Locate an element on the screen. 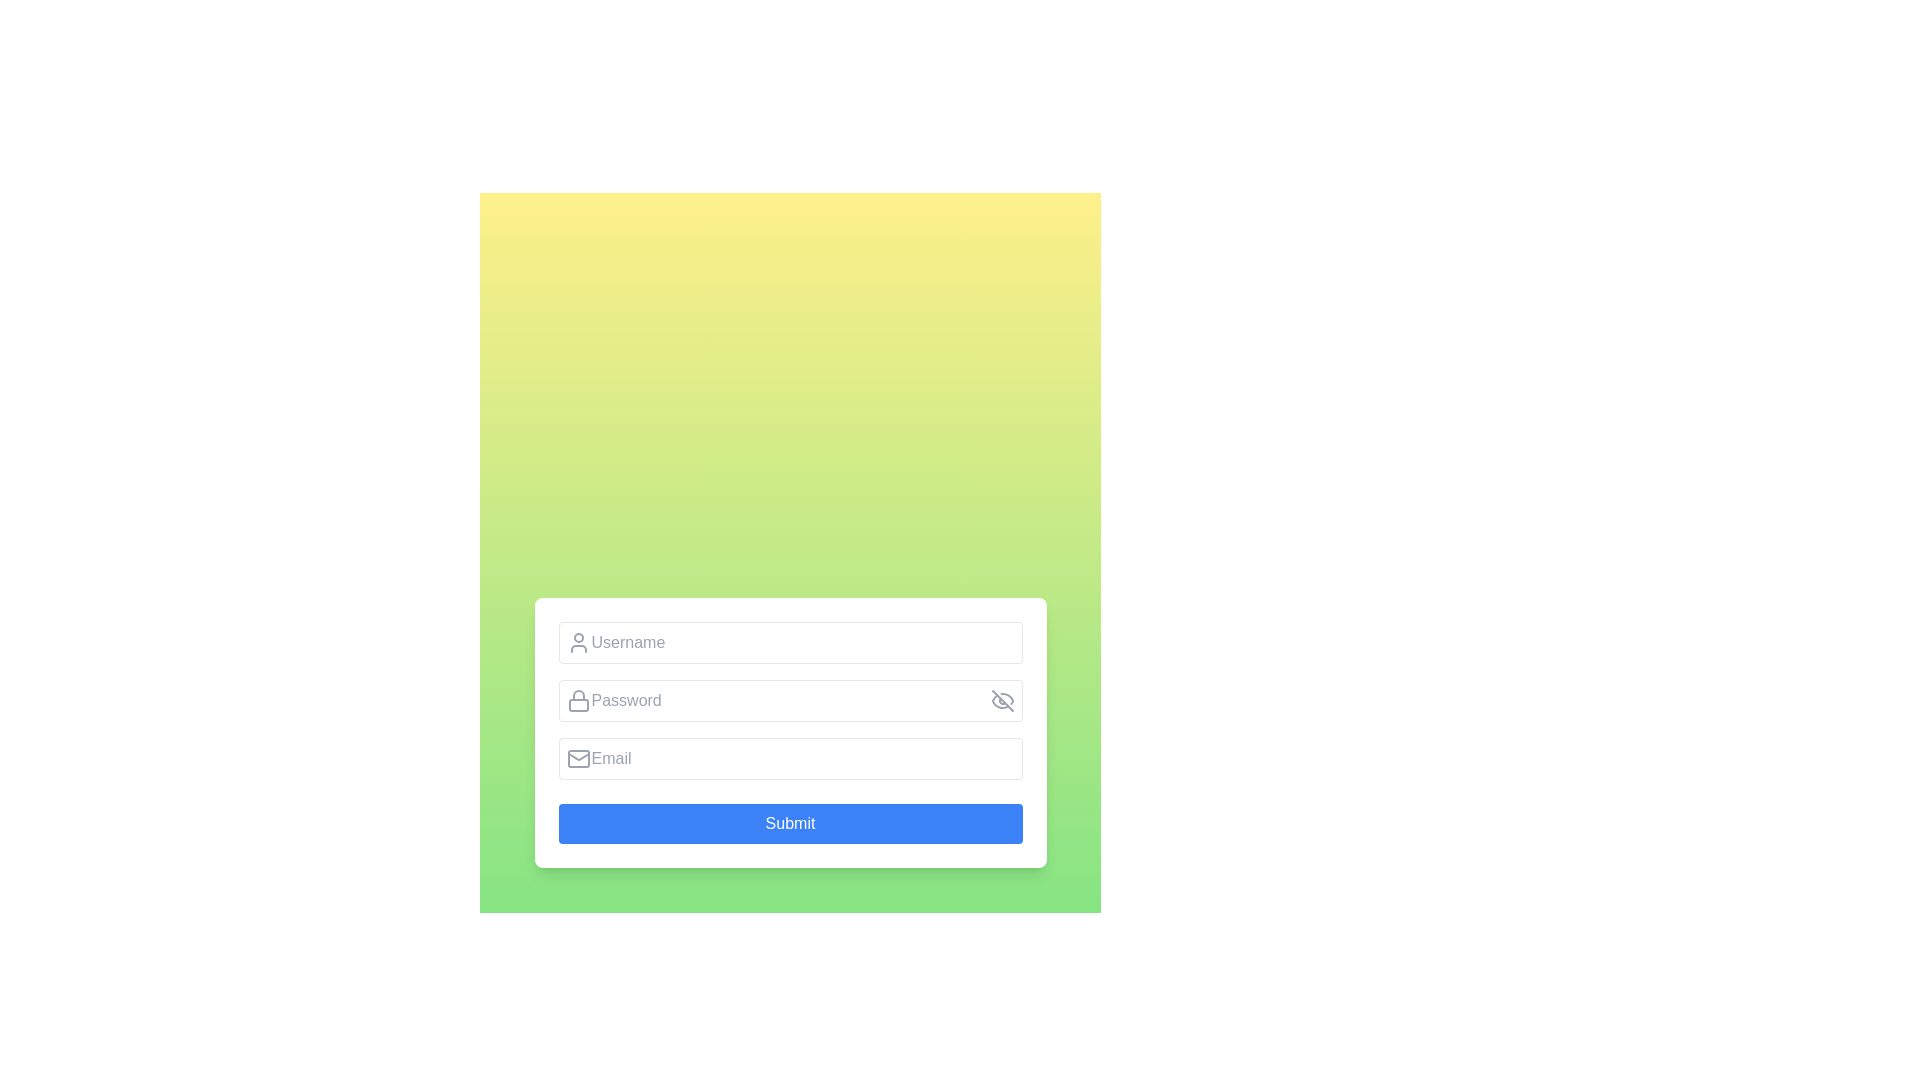  the lock icon located to the left of the 'Password' input field, indicating security or password input context is located at coordinates (577, 700).